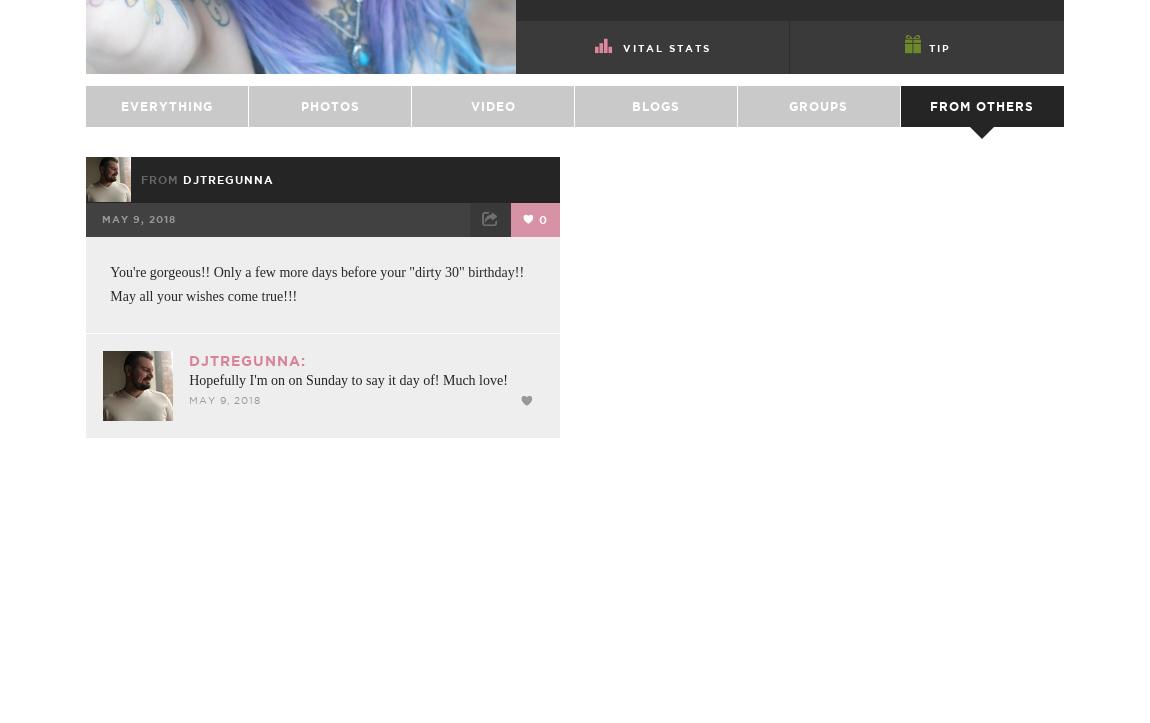 Image resolution: width=1150 pixels, height=723 pixels. What do you see at coordinates (347, 428) in the screenshot?
I see `'Hopefully I'm on on Sunday to say it day of! Much love!'` at bounding box center [347, 428].